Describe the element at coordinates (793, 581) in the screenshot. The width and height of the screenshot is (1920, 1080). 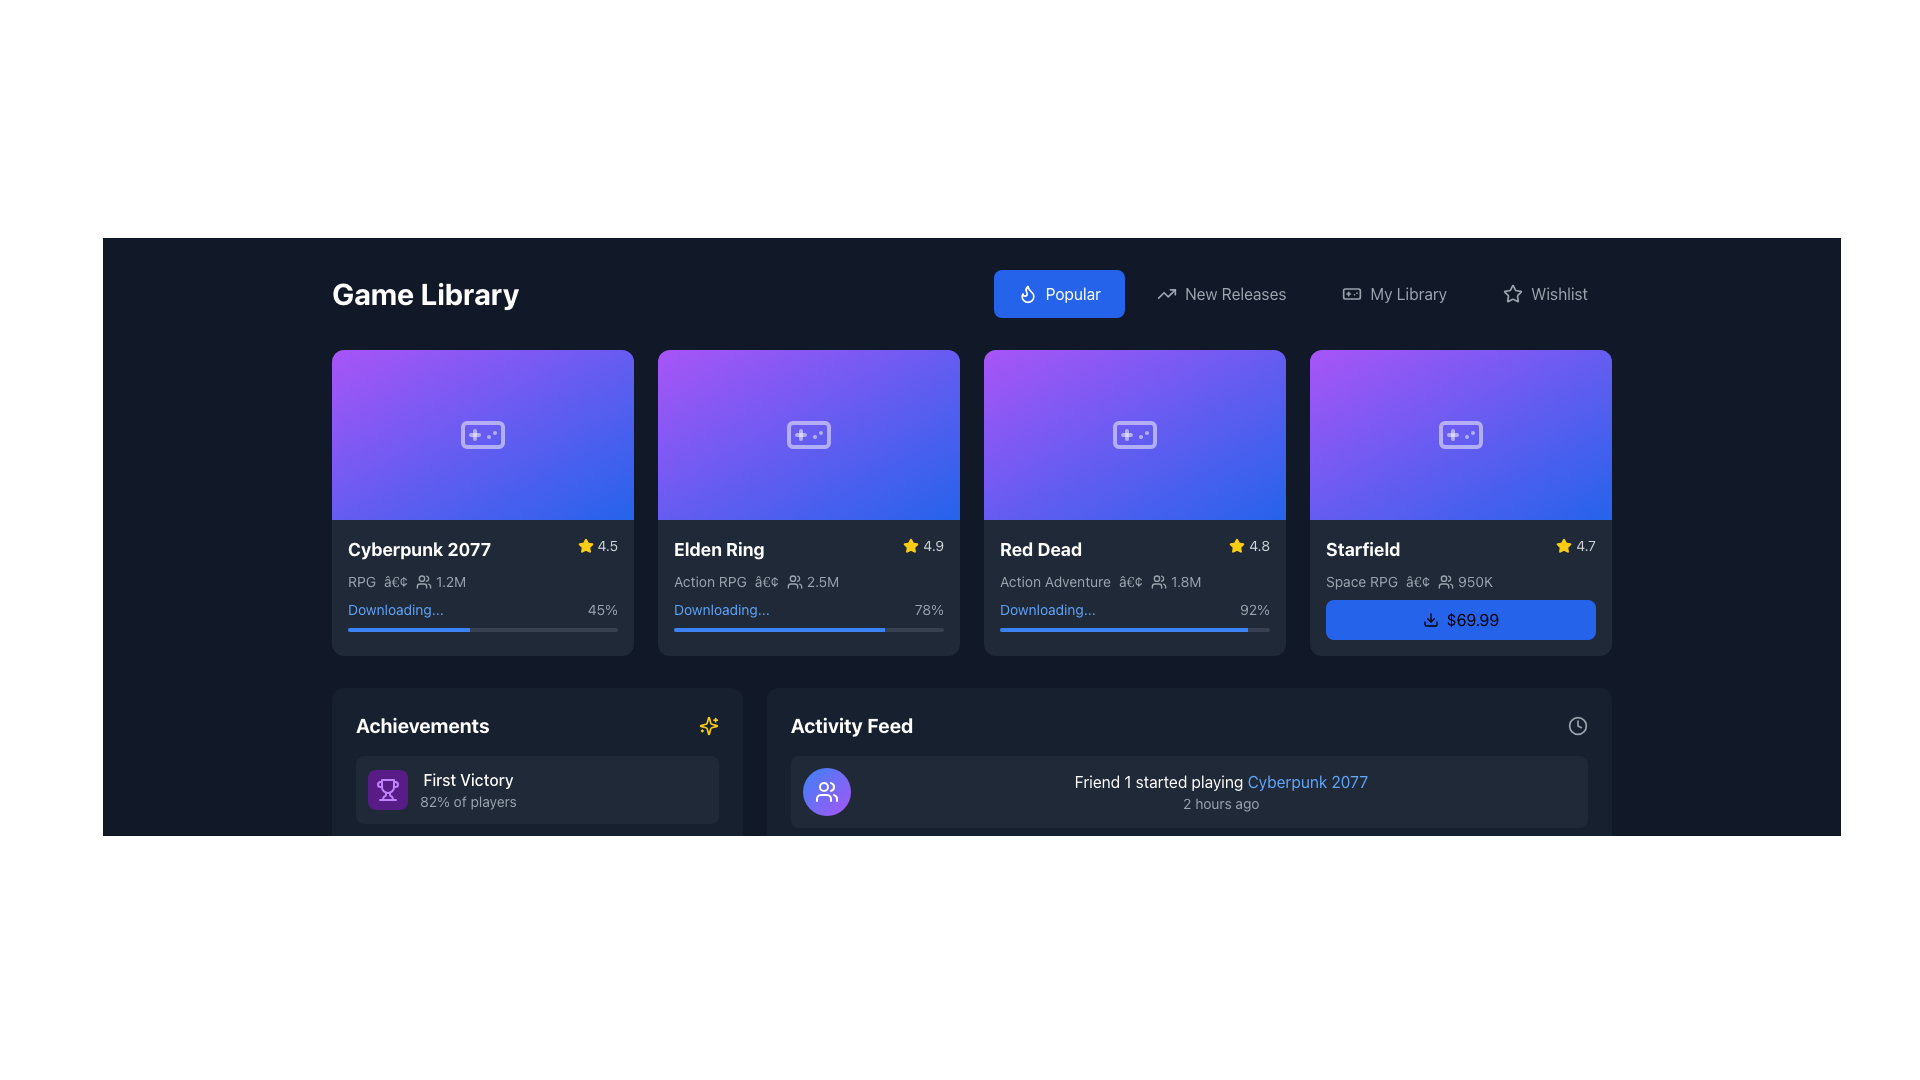
I see `the user group icon, which is represented by stylized line art silhouettes and is located adjacent to the numerical value '2.5M'` at that location.